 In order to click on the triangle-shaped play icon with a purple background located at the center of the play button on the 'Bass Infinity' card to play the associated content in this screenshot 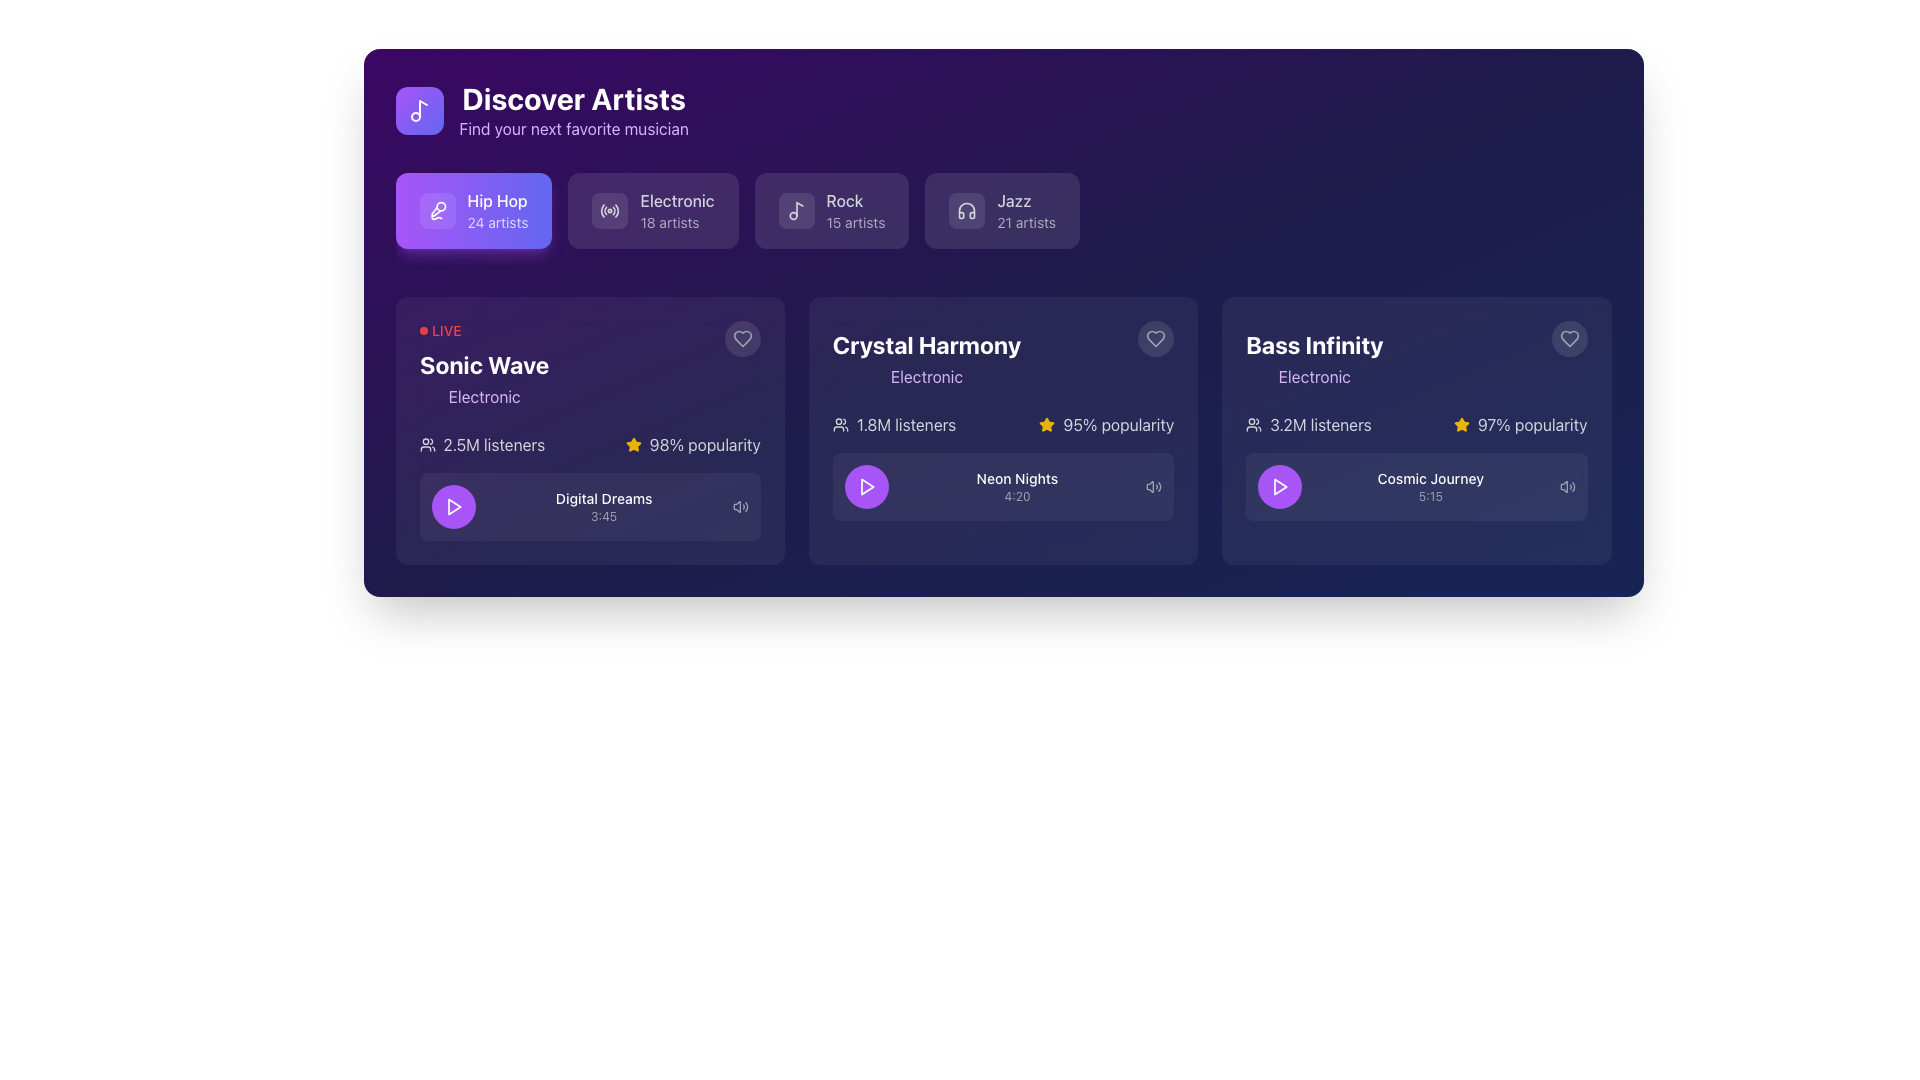, I will do `click(1280, 486)`.